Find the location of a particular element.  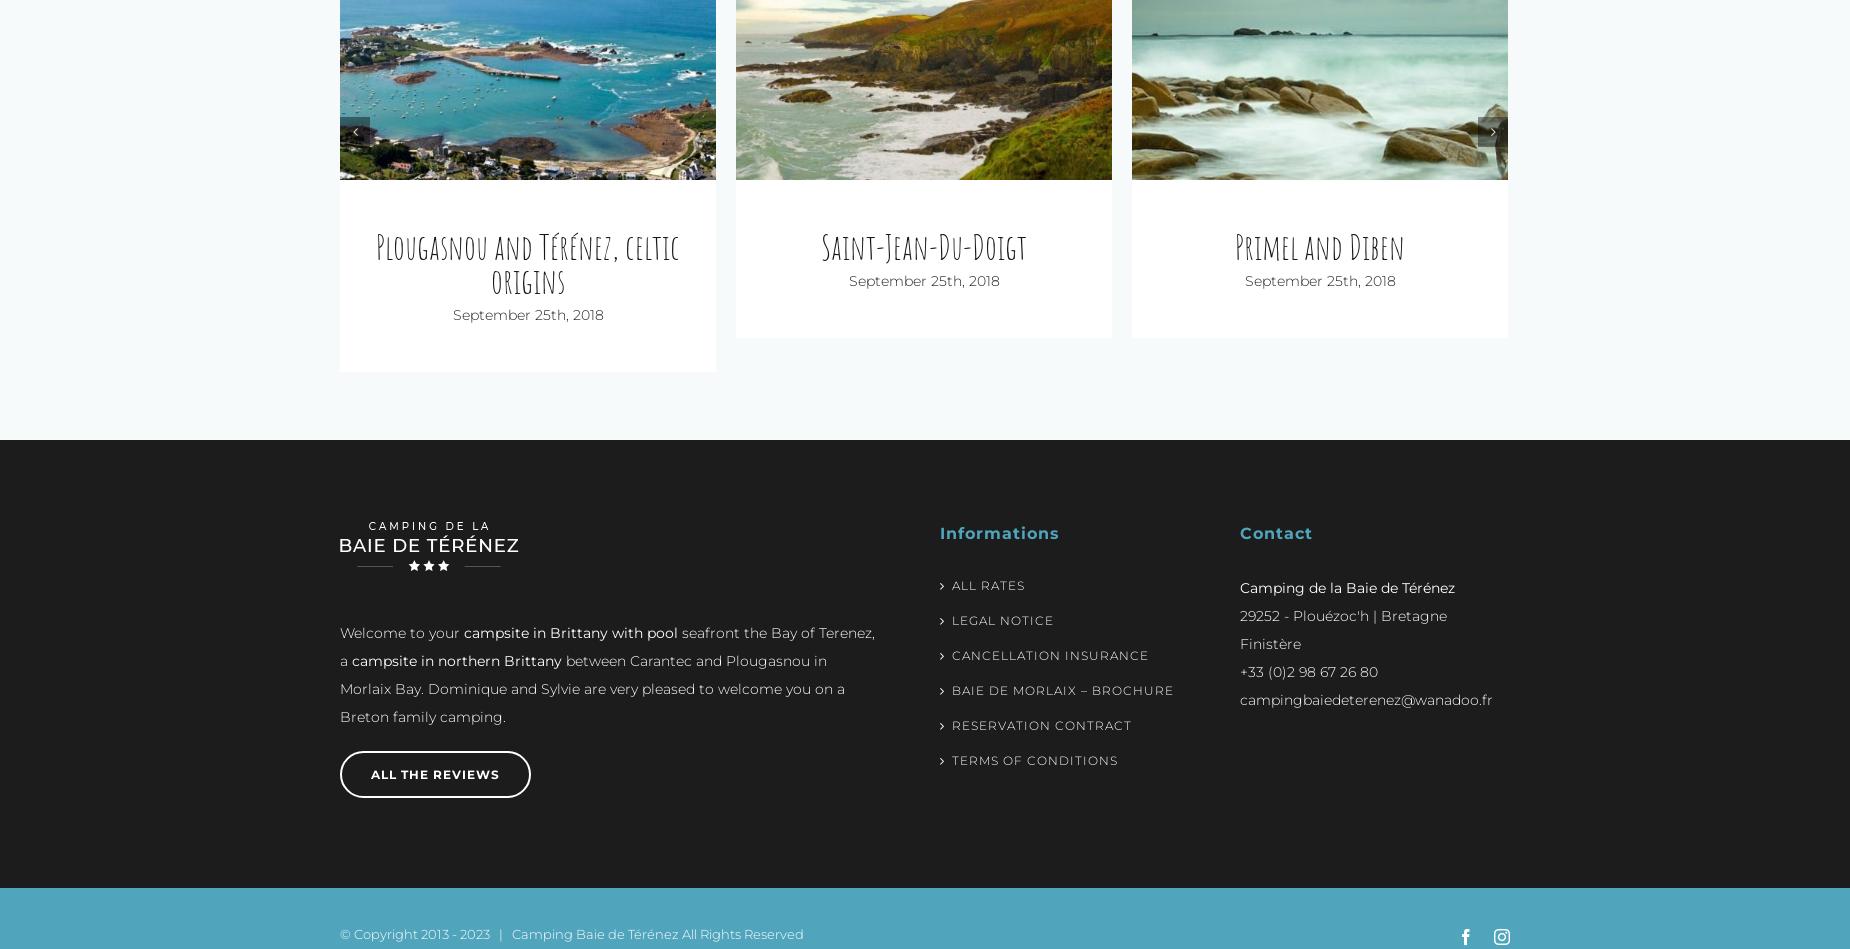

'campingbaiedeterenez@wanadoo.fr' is located at coordinates (1365, 666).